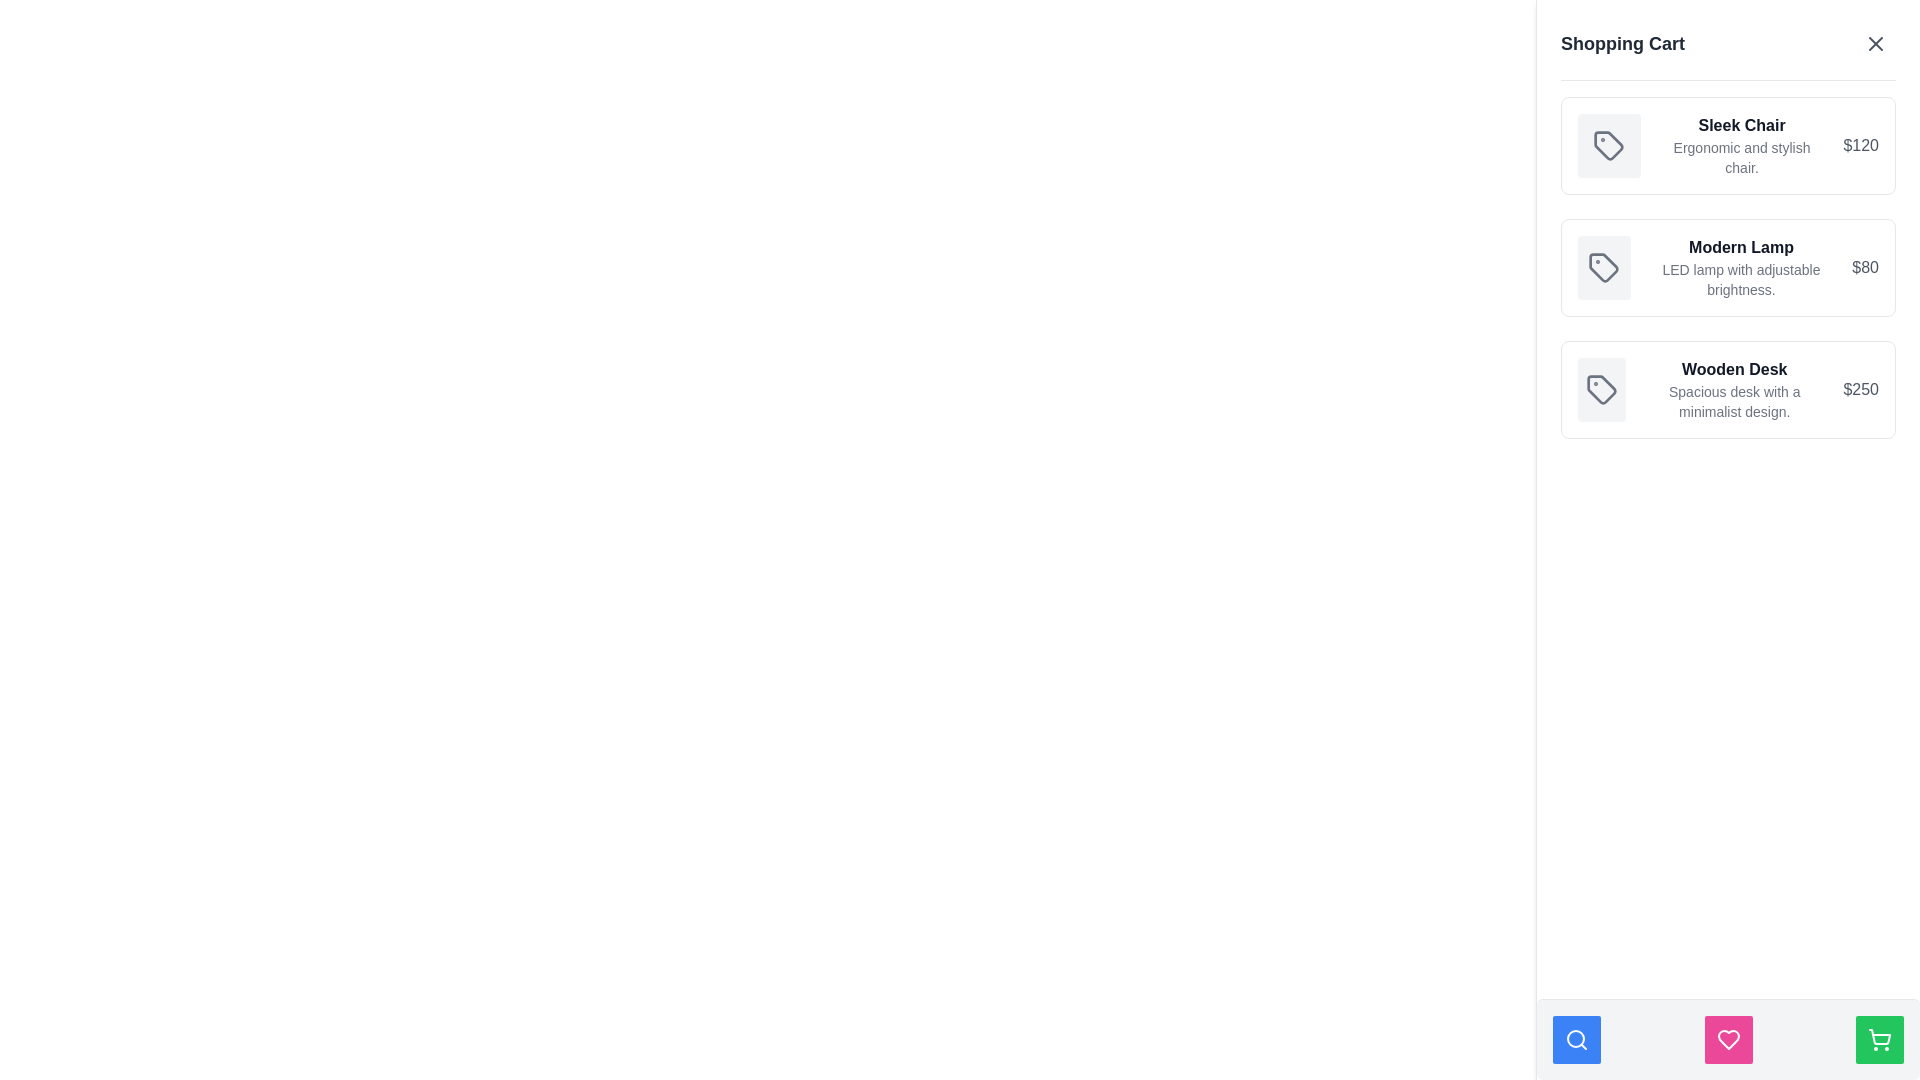 Image resolution: width=1920 pixels, height=1080 pixels. What do you see at coordinates (1609, 145) in the screenshot?
I see `the graphical icon shaped like a tag, which is the first icon in the shopping cart interface, located to the left of the product description 'Sleek Chair'` at bounding box center [1609, 145].